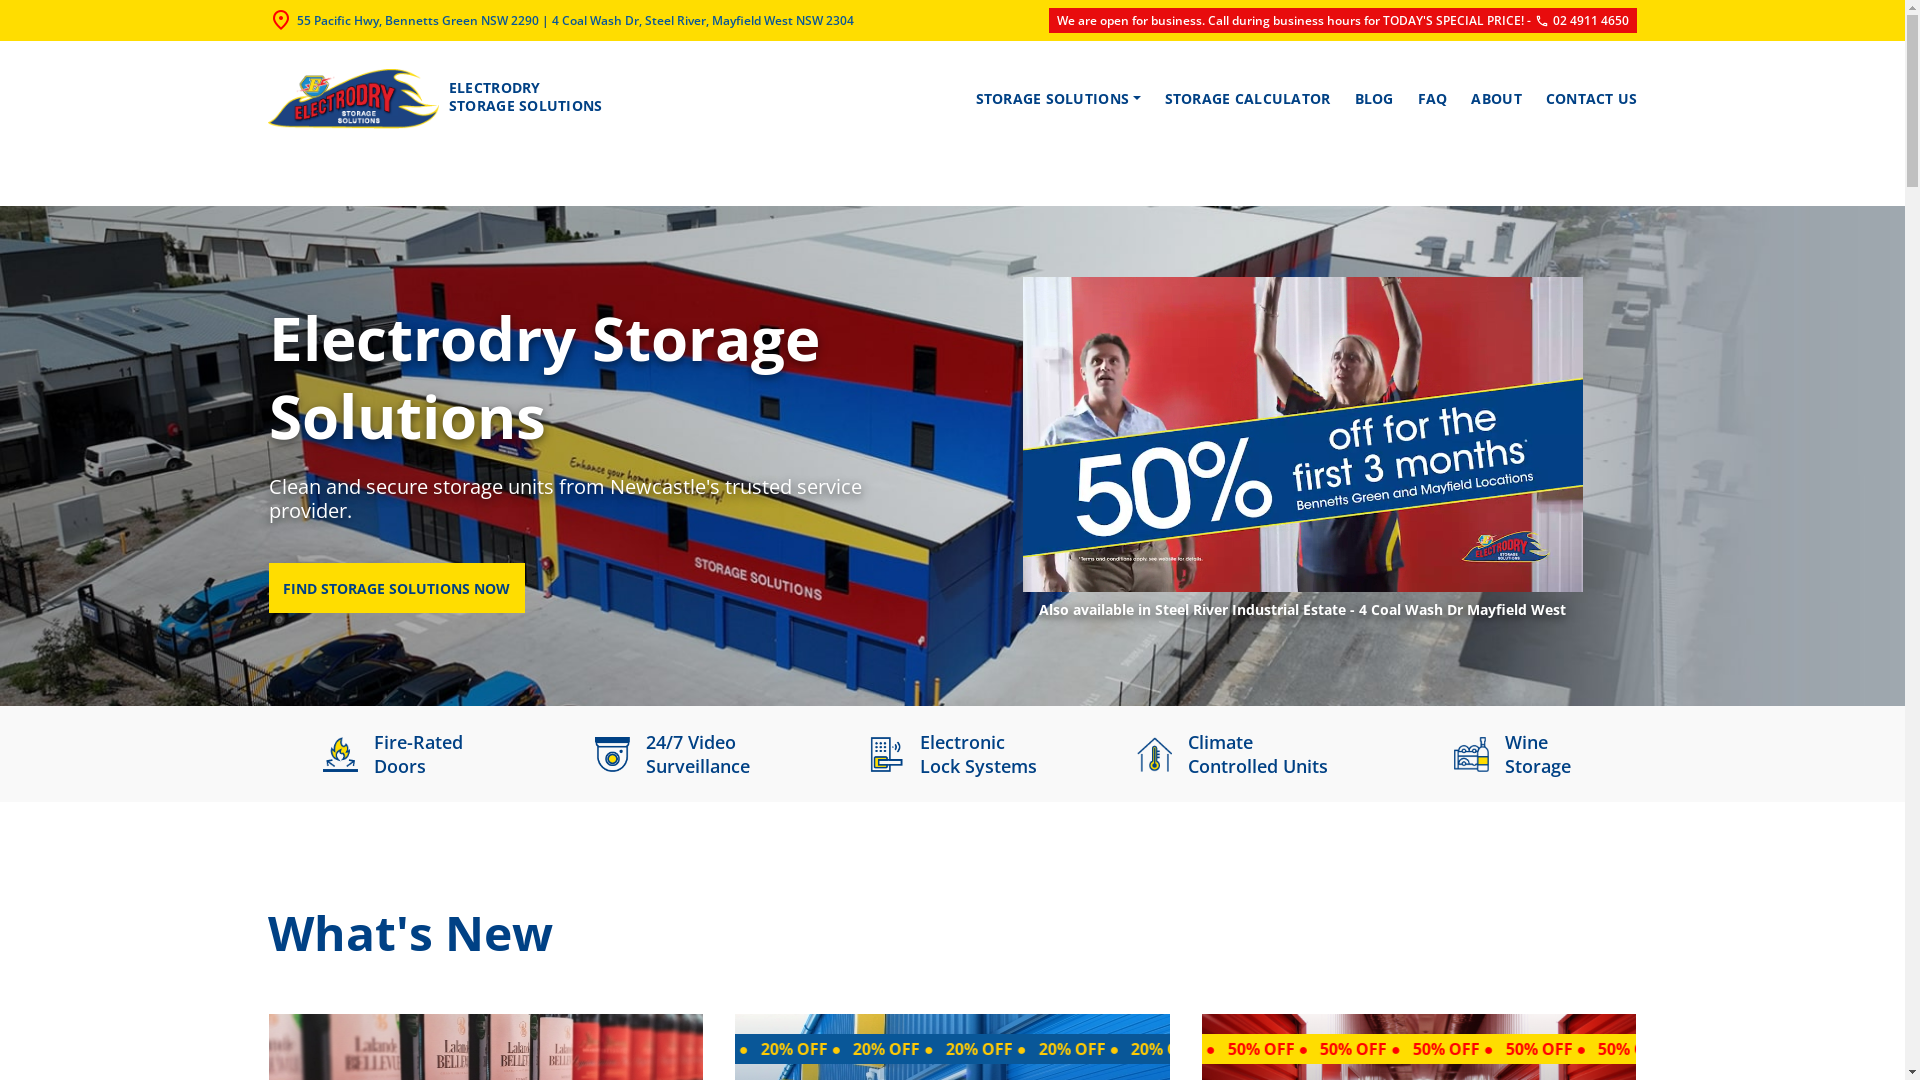 The height and width of the screenshot is (1080, 1920). I want to click on 'FAQ', so click(1405, 99).